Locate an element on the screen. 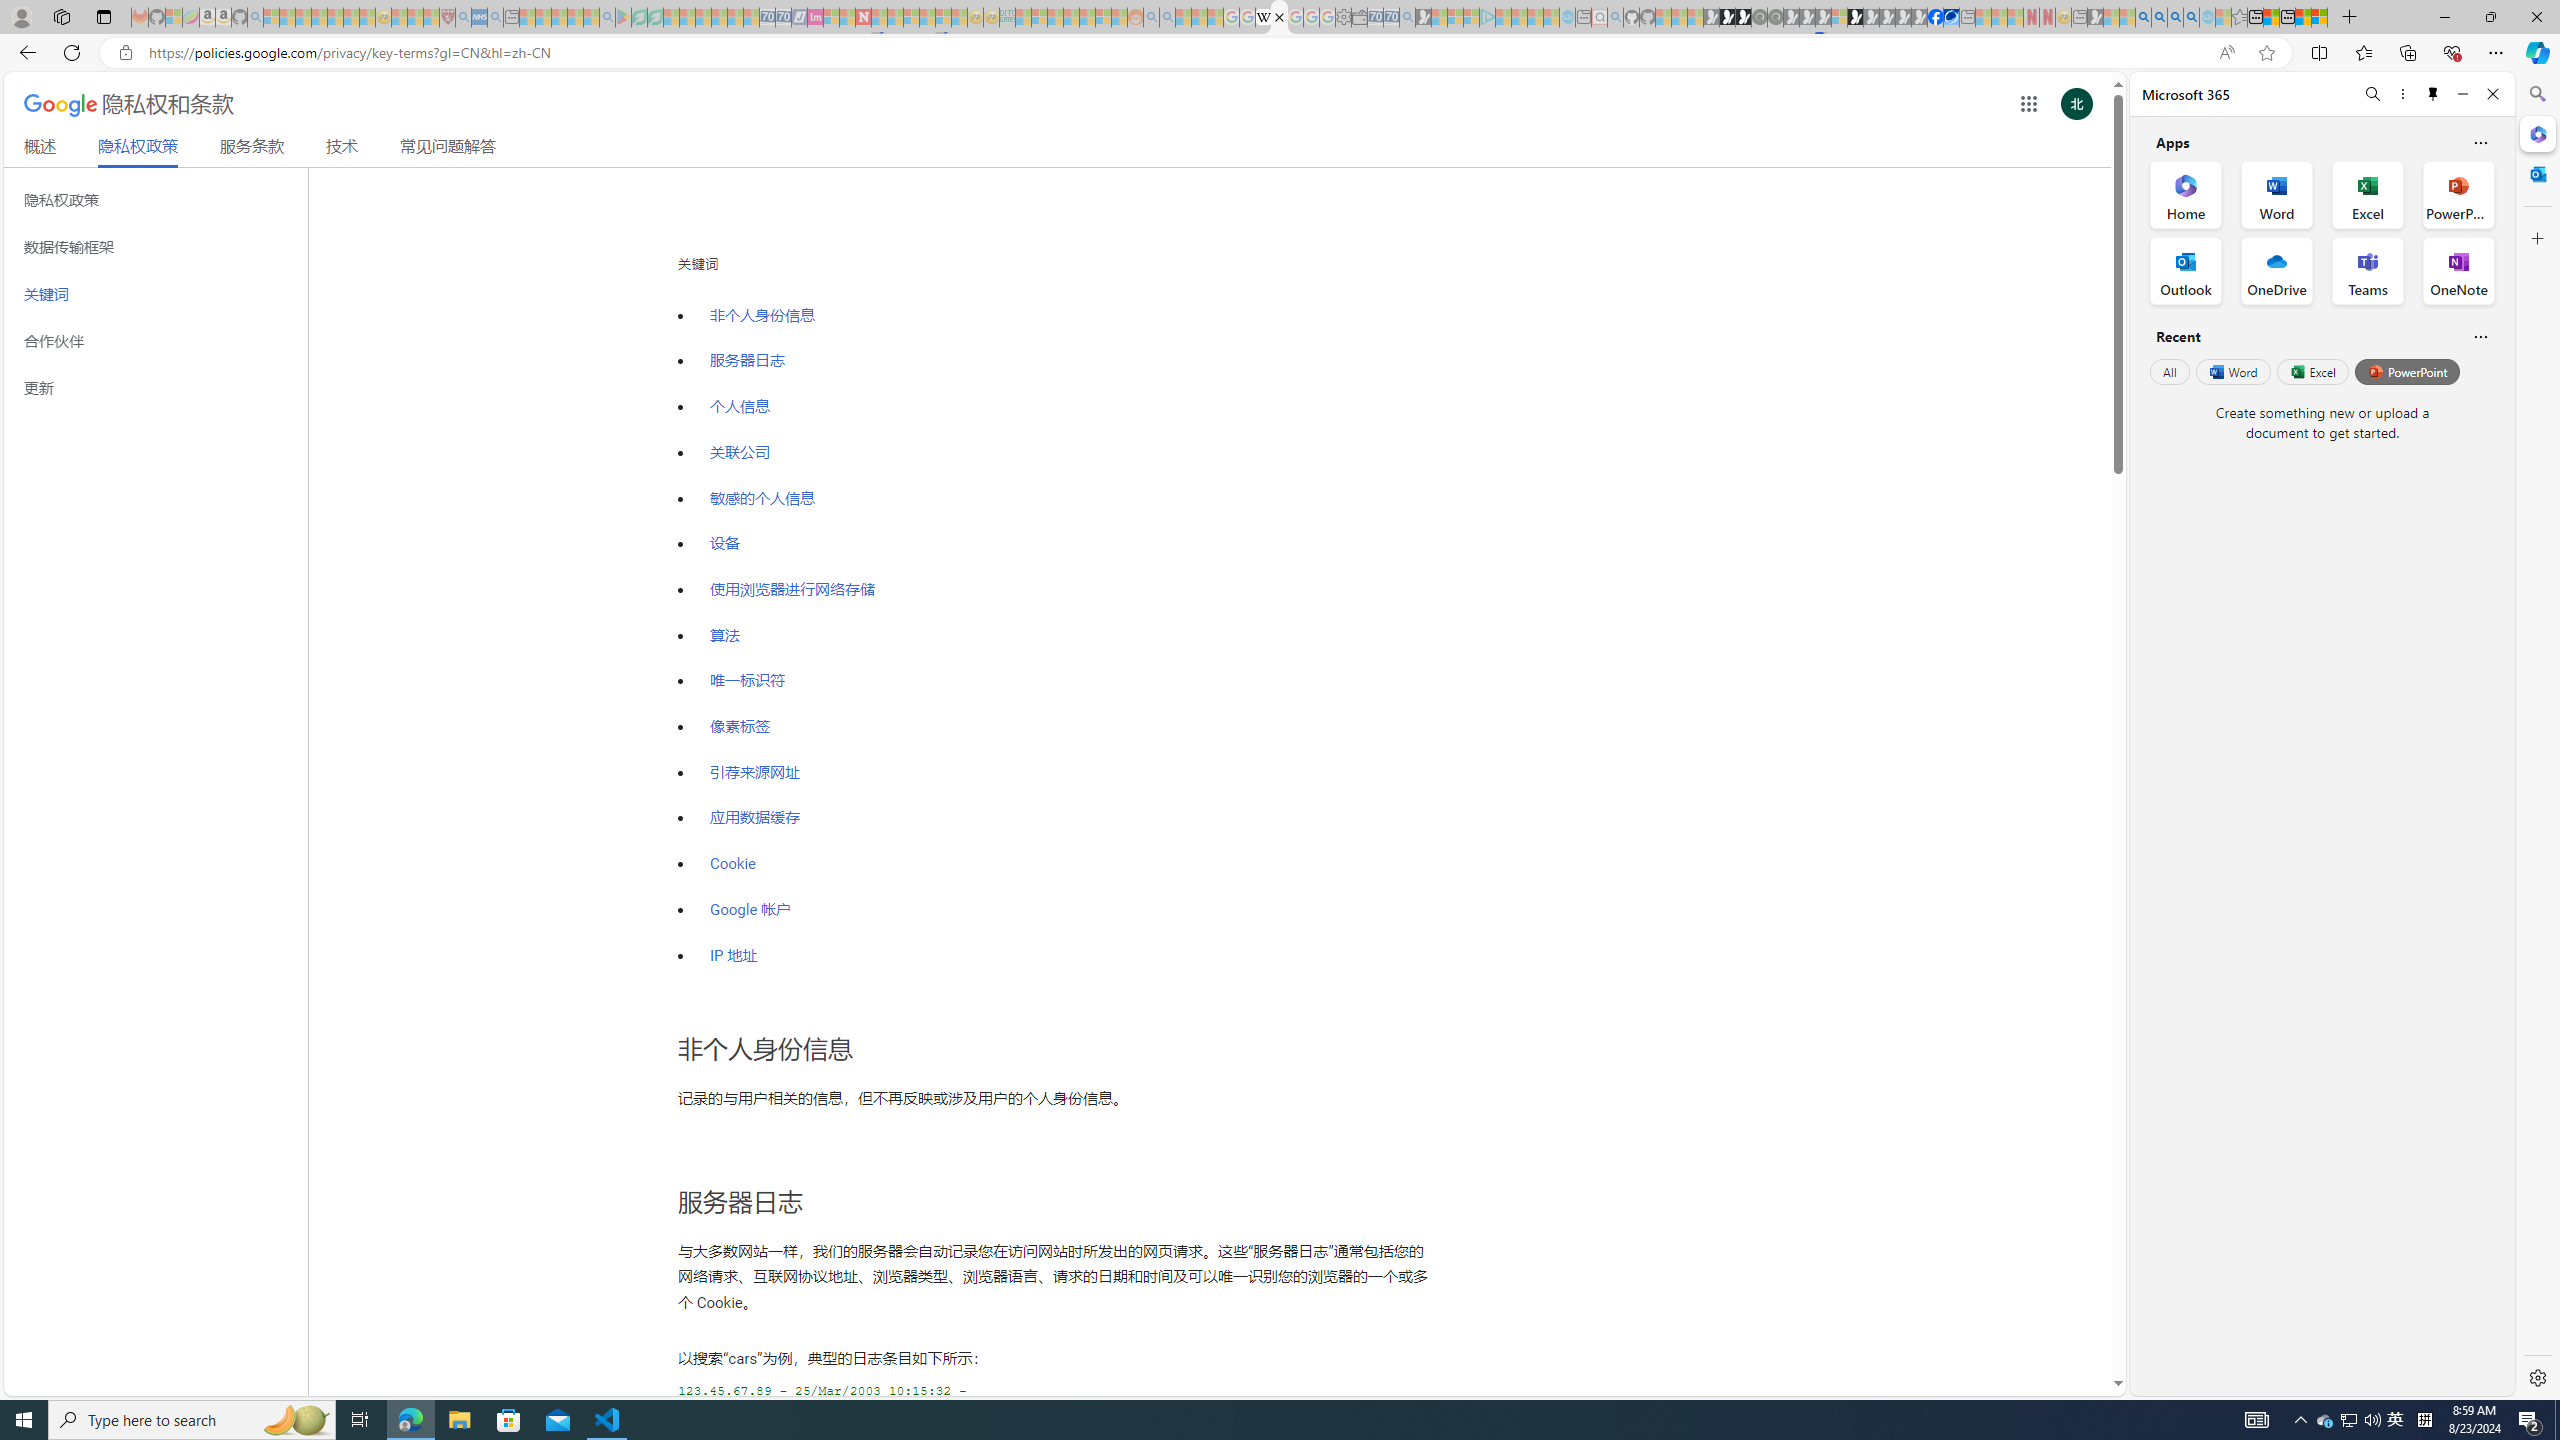 The image size is (2560, 1440). 'Excel' is located at coordinates (2311, 371).